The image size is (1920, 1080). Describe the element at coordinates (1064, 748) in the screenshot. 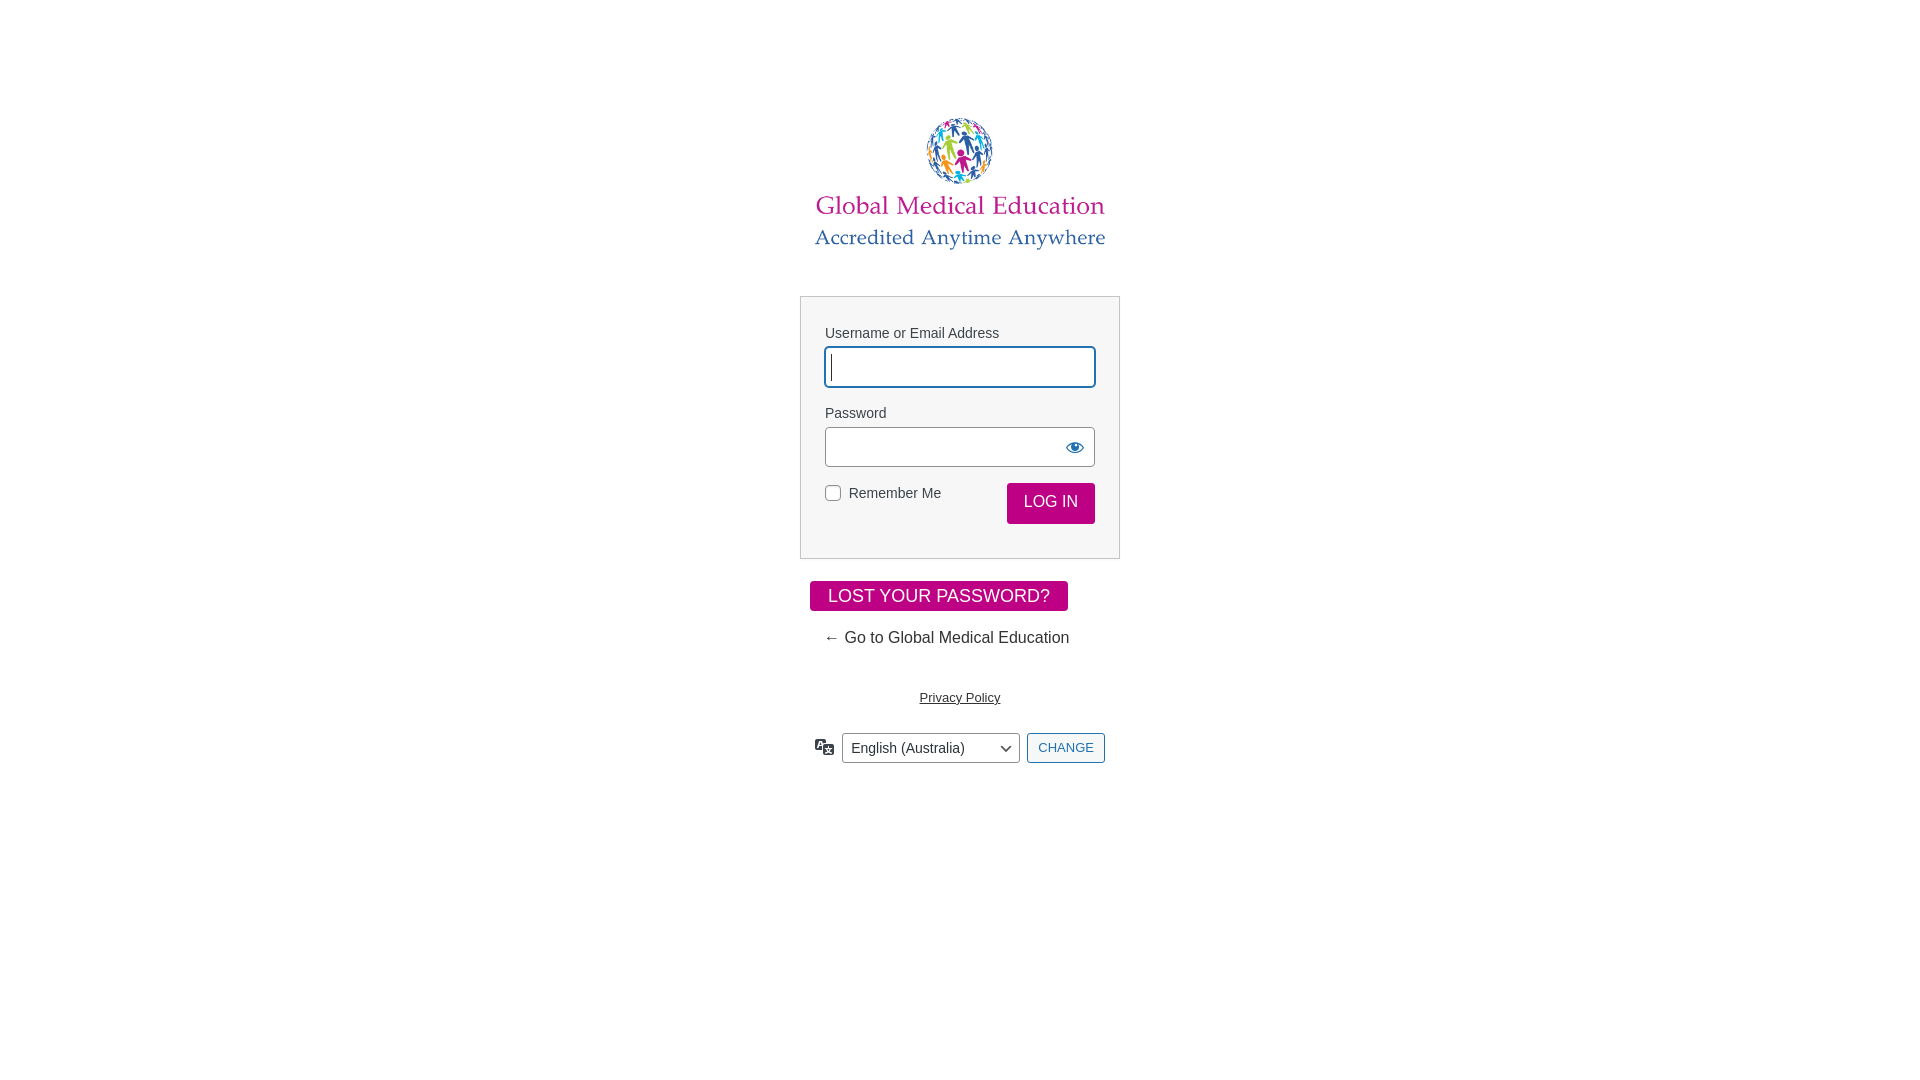

I see `'Change'` at that location.